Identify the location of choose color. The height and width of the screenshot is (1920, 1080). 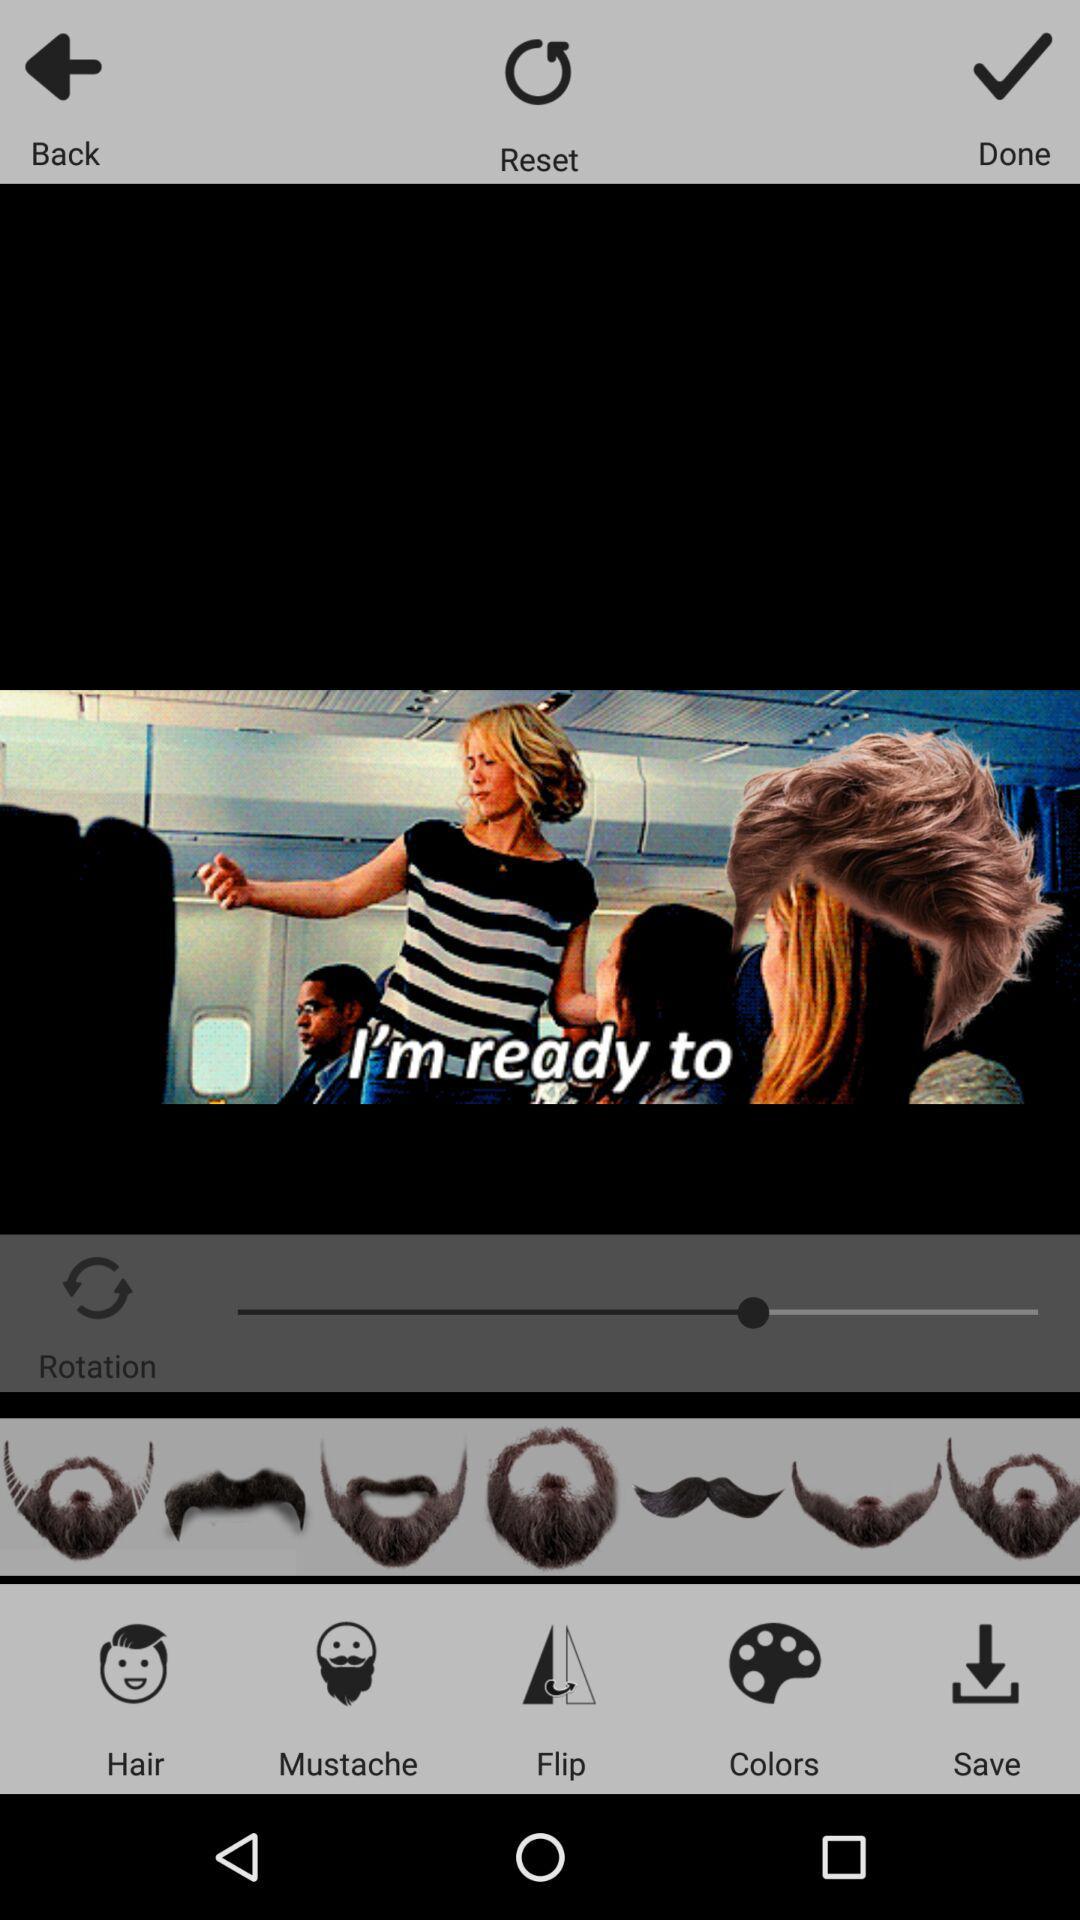
(773, 1662).